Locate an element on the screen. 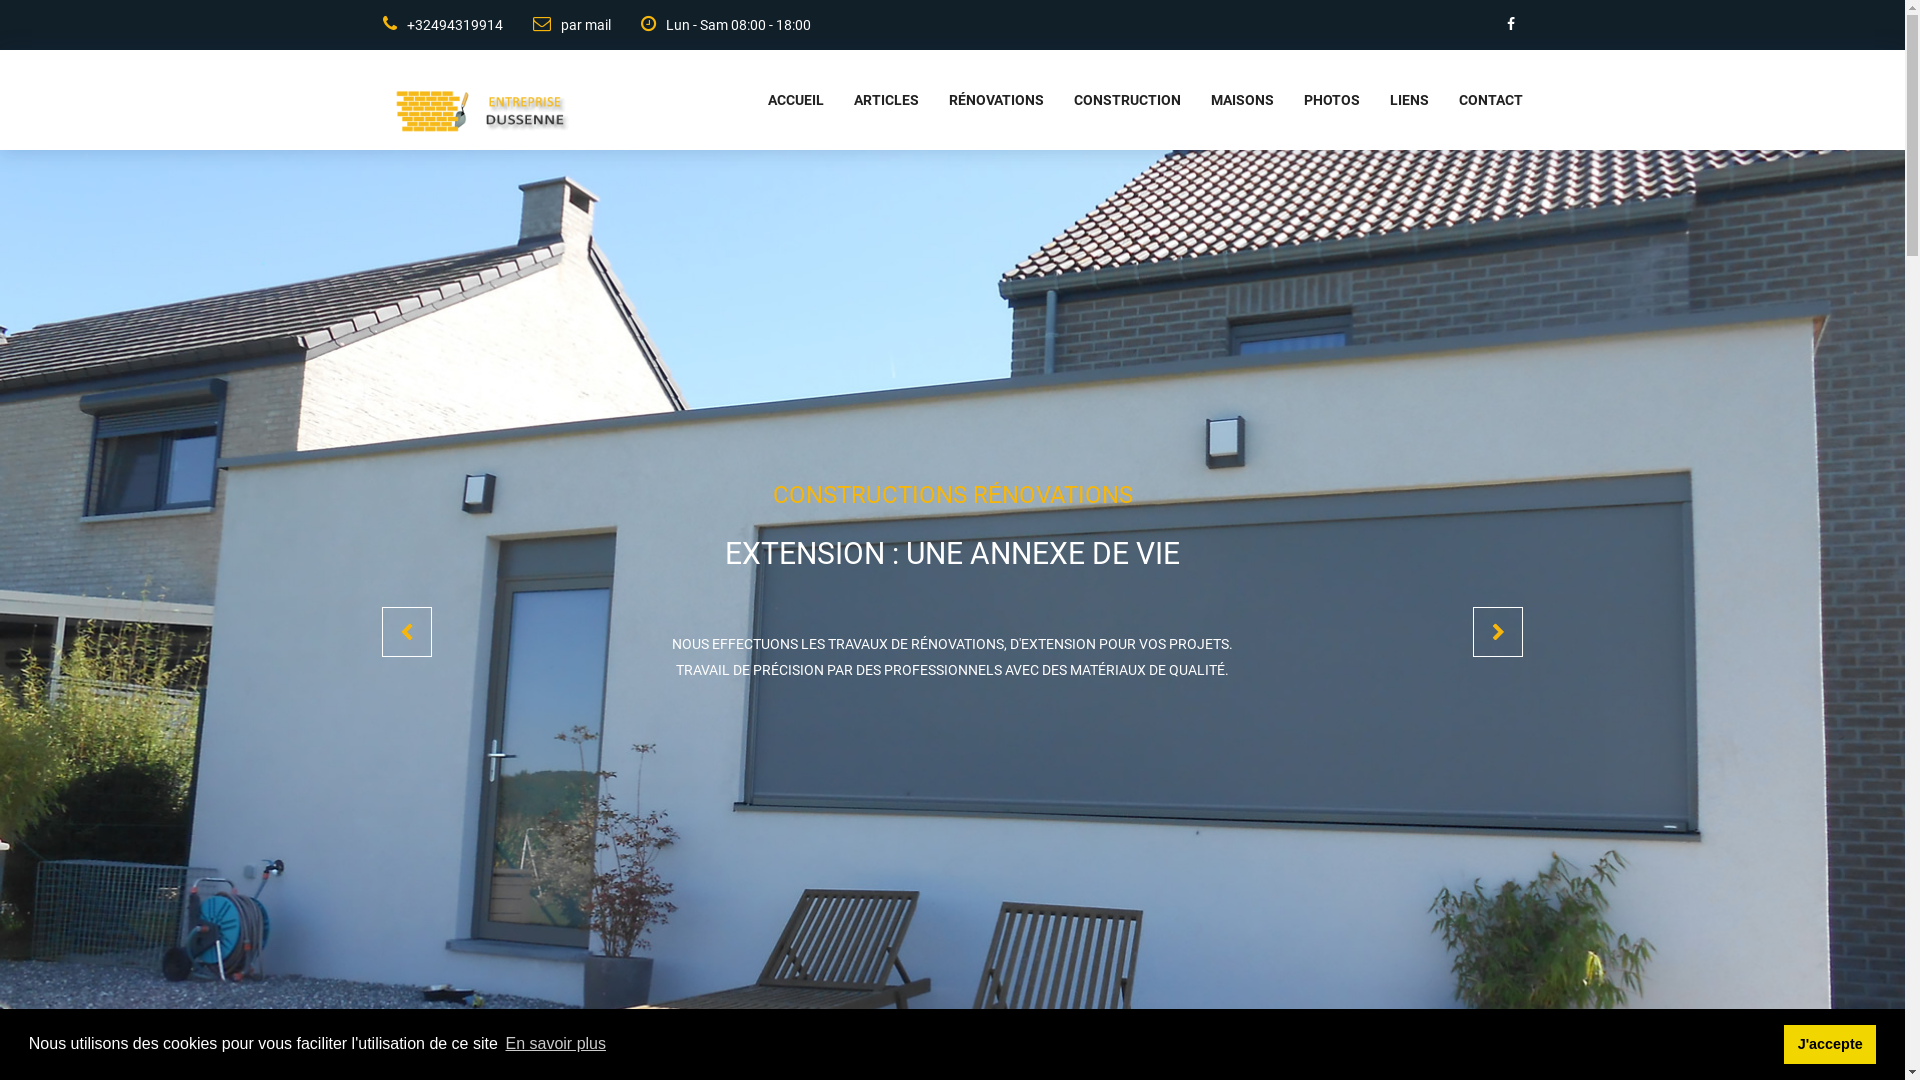 The height and width of the screenshot is (1080, 1920). 'CONTACT' is located at coordinates (1474, 100).